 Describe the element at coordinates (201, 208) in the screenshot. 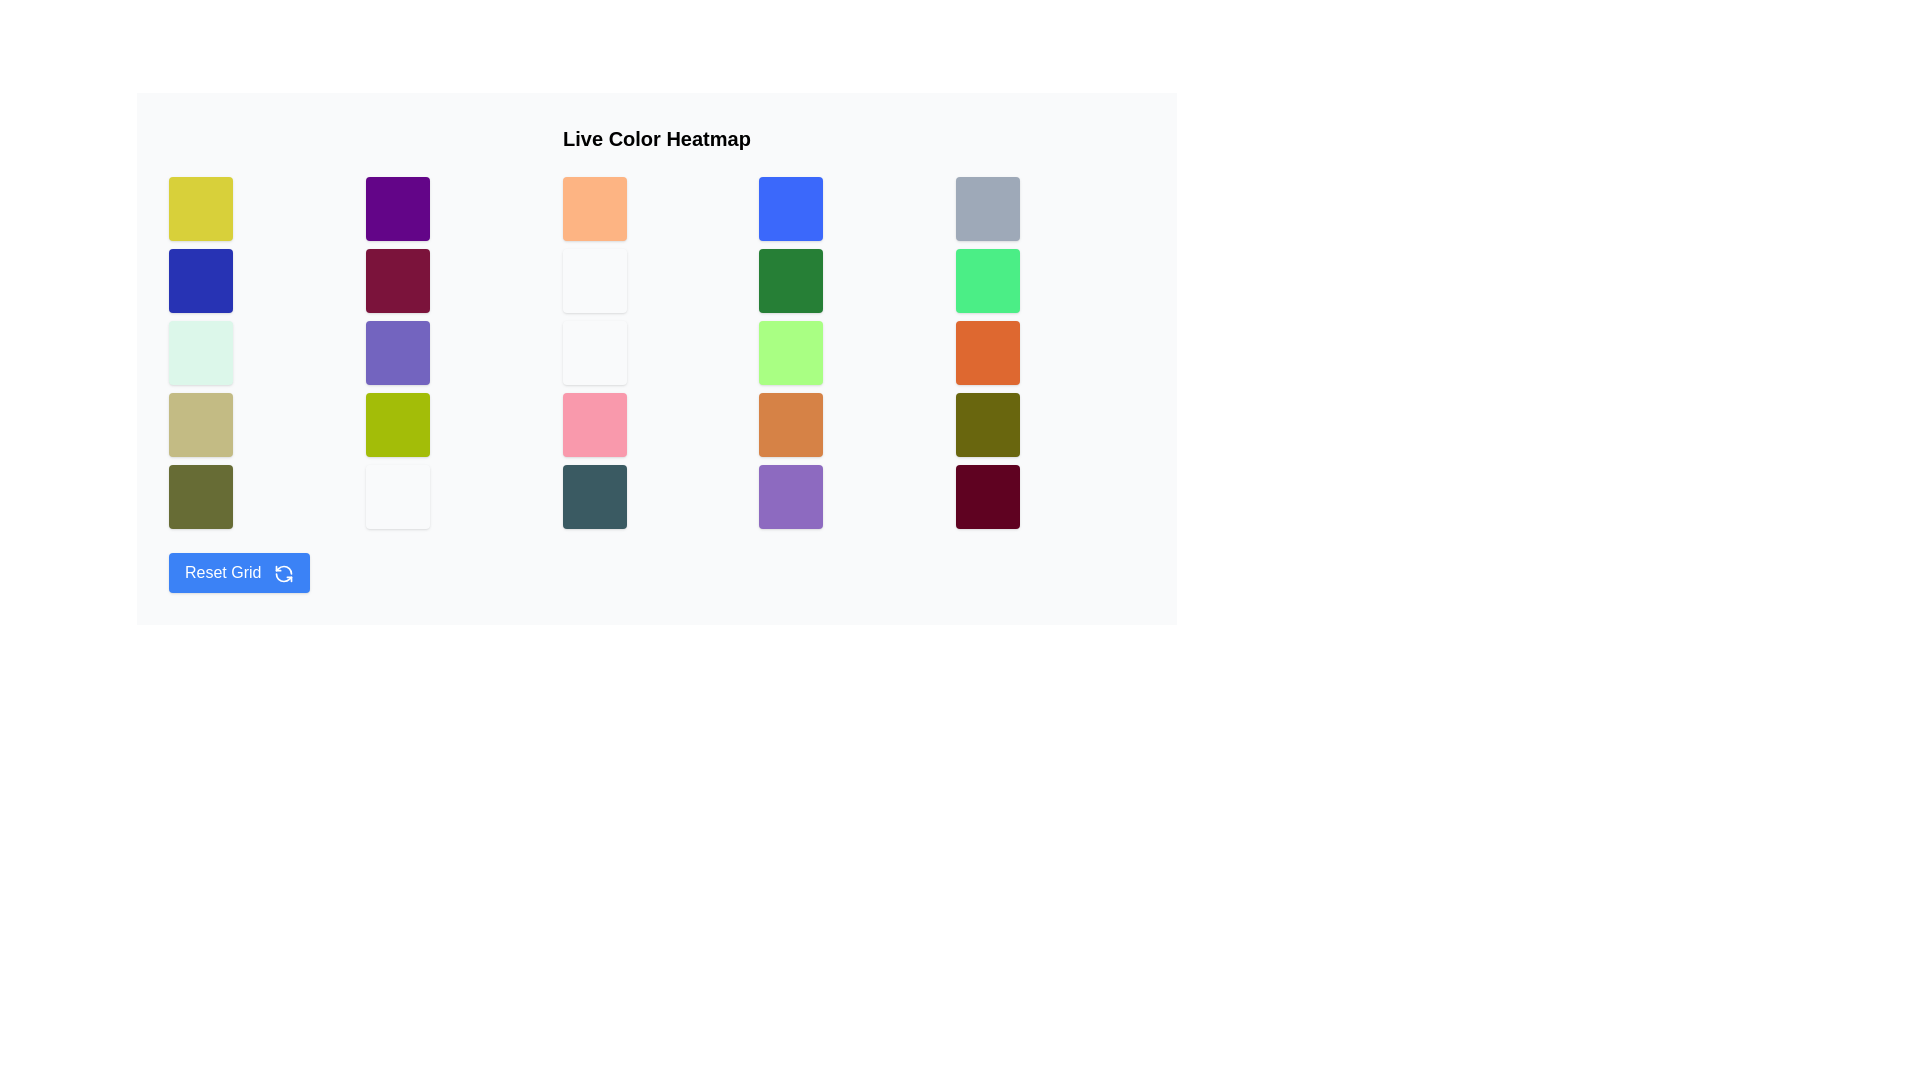

I see `the static visual component with a yellow background, which is a square with rounded corners located in the first column and first row of the grid` at that location.